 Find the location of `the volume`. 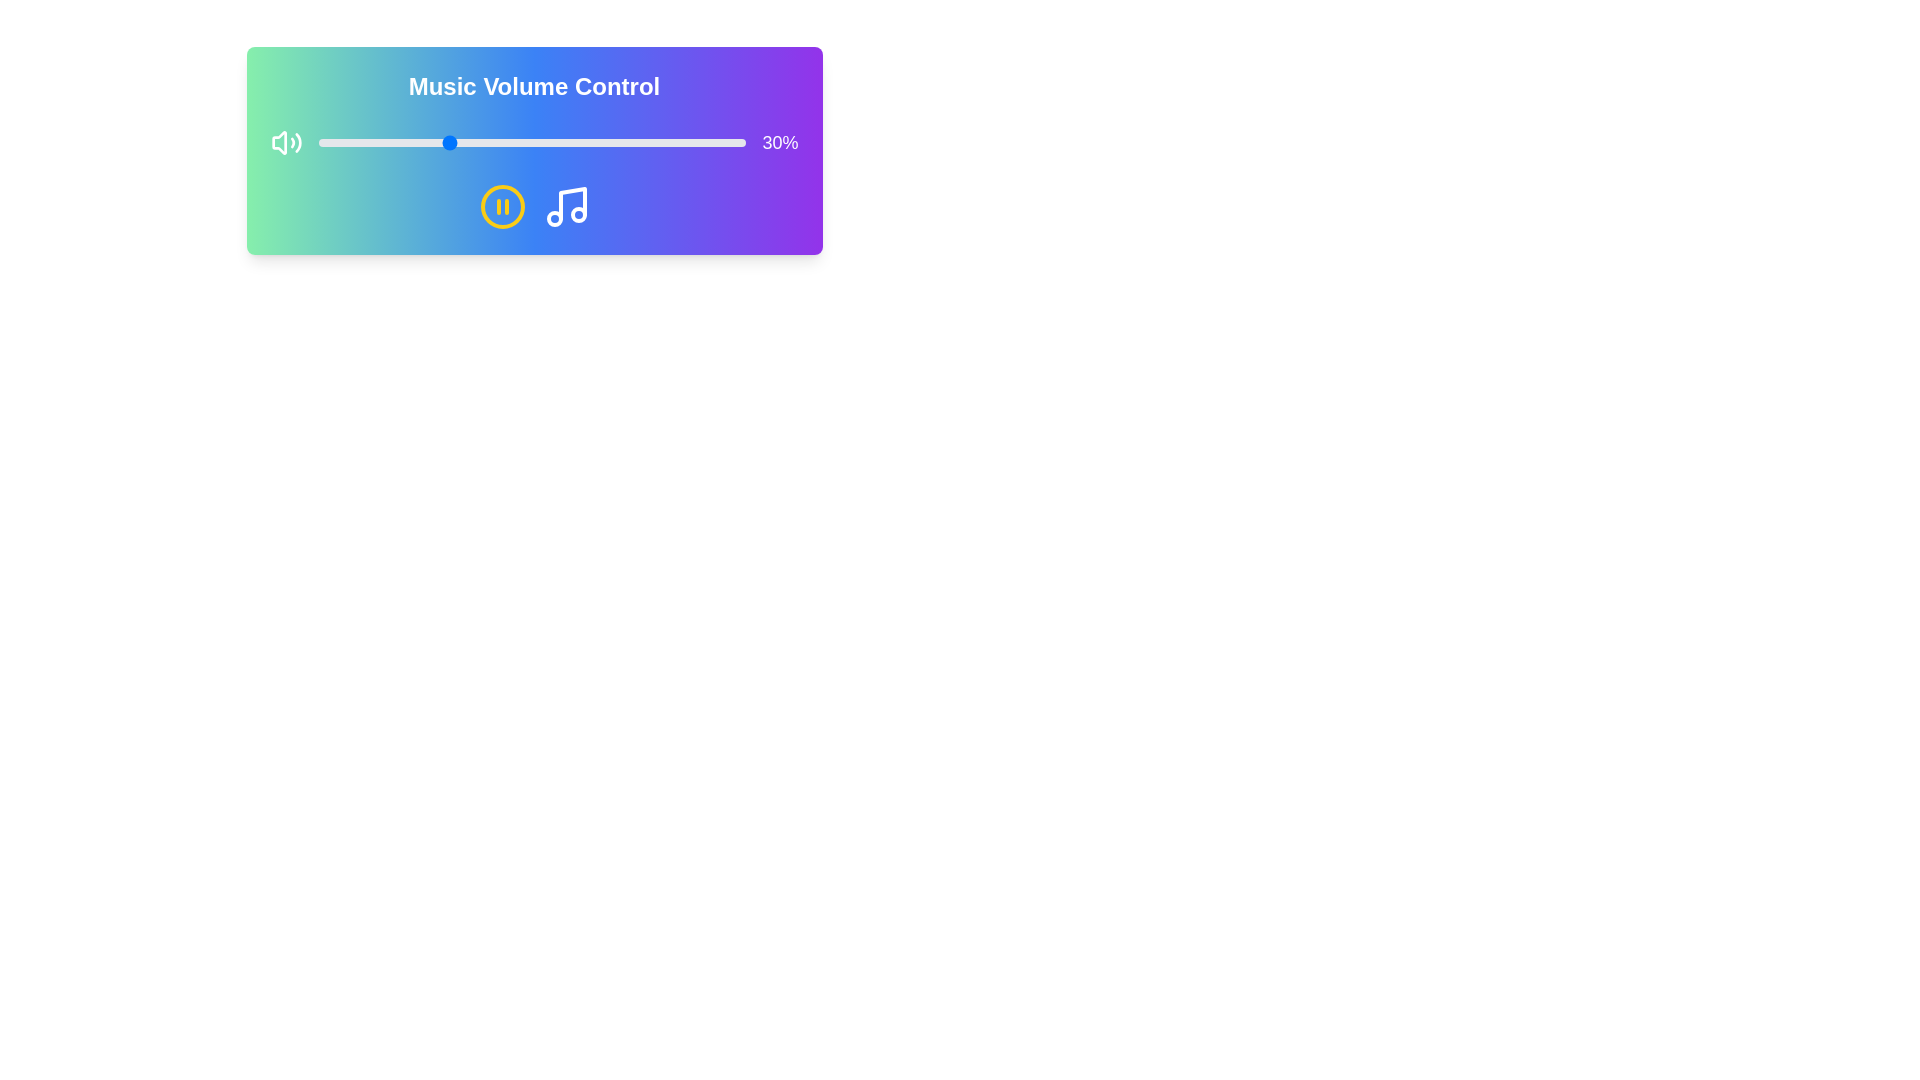

the volume is located at coordinates (449, 141).